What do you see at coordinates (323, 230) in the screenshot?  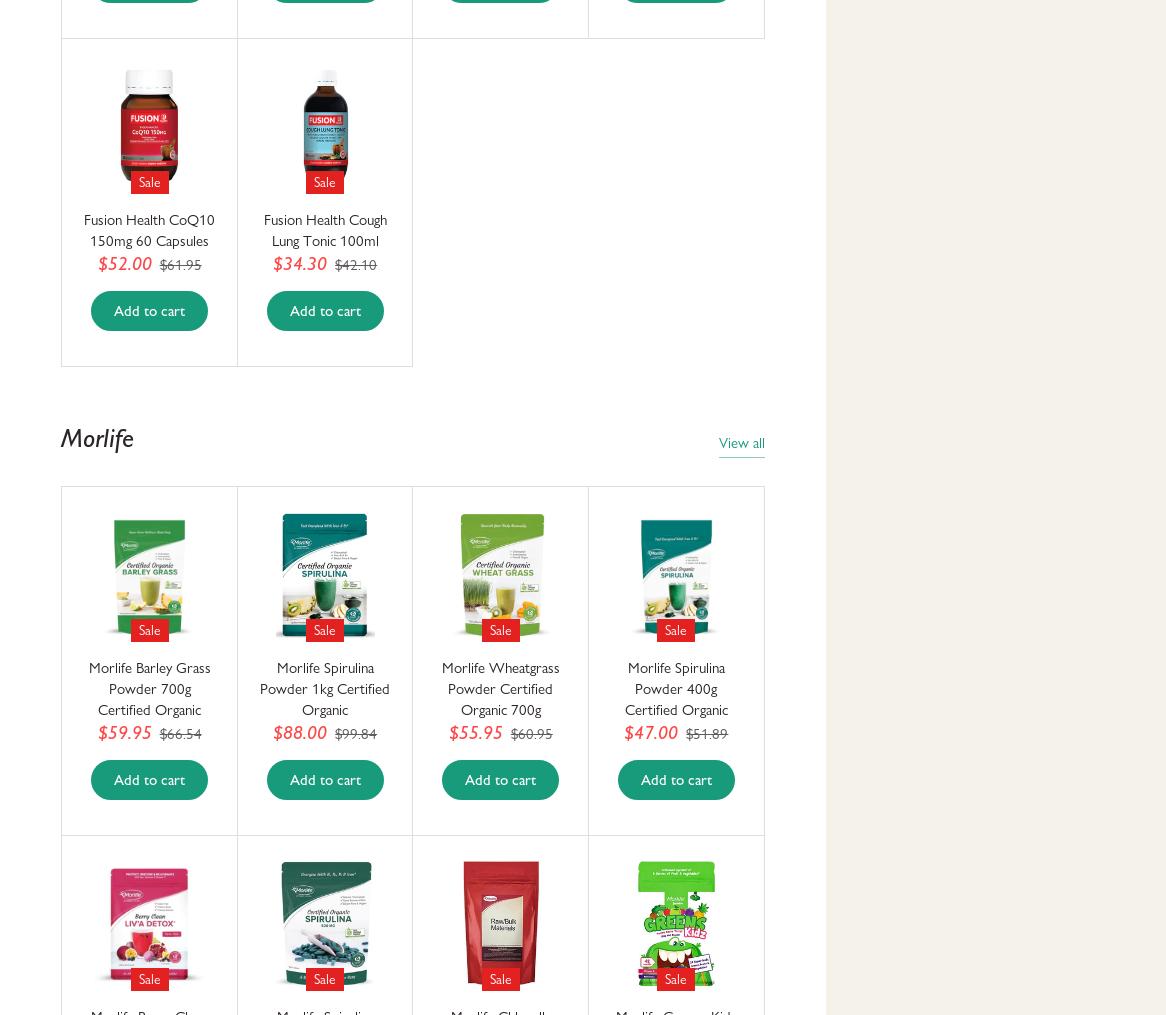 I see `'Fusion Health Cough Lung Tonic 100ml'` at bounding box center [323, 230].